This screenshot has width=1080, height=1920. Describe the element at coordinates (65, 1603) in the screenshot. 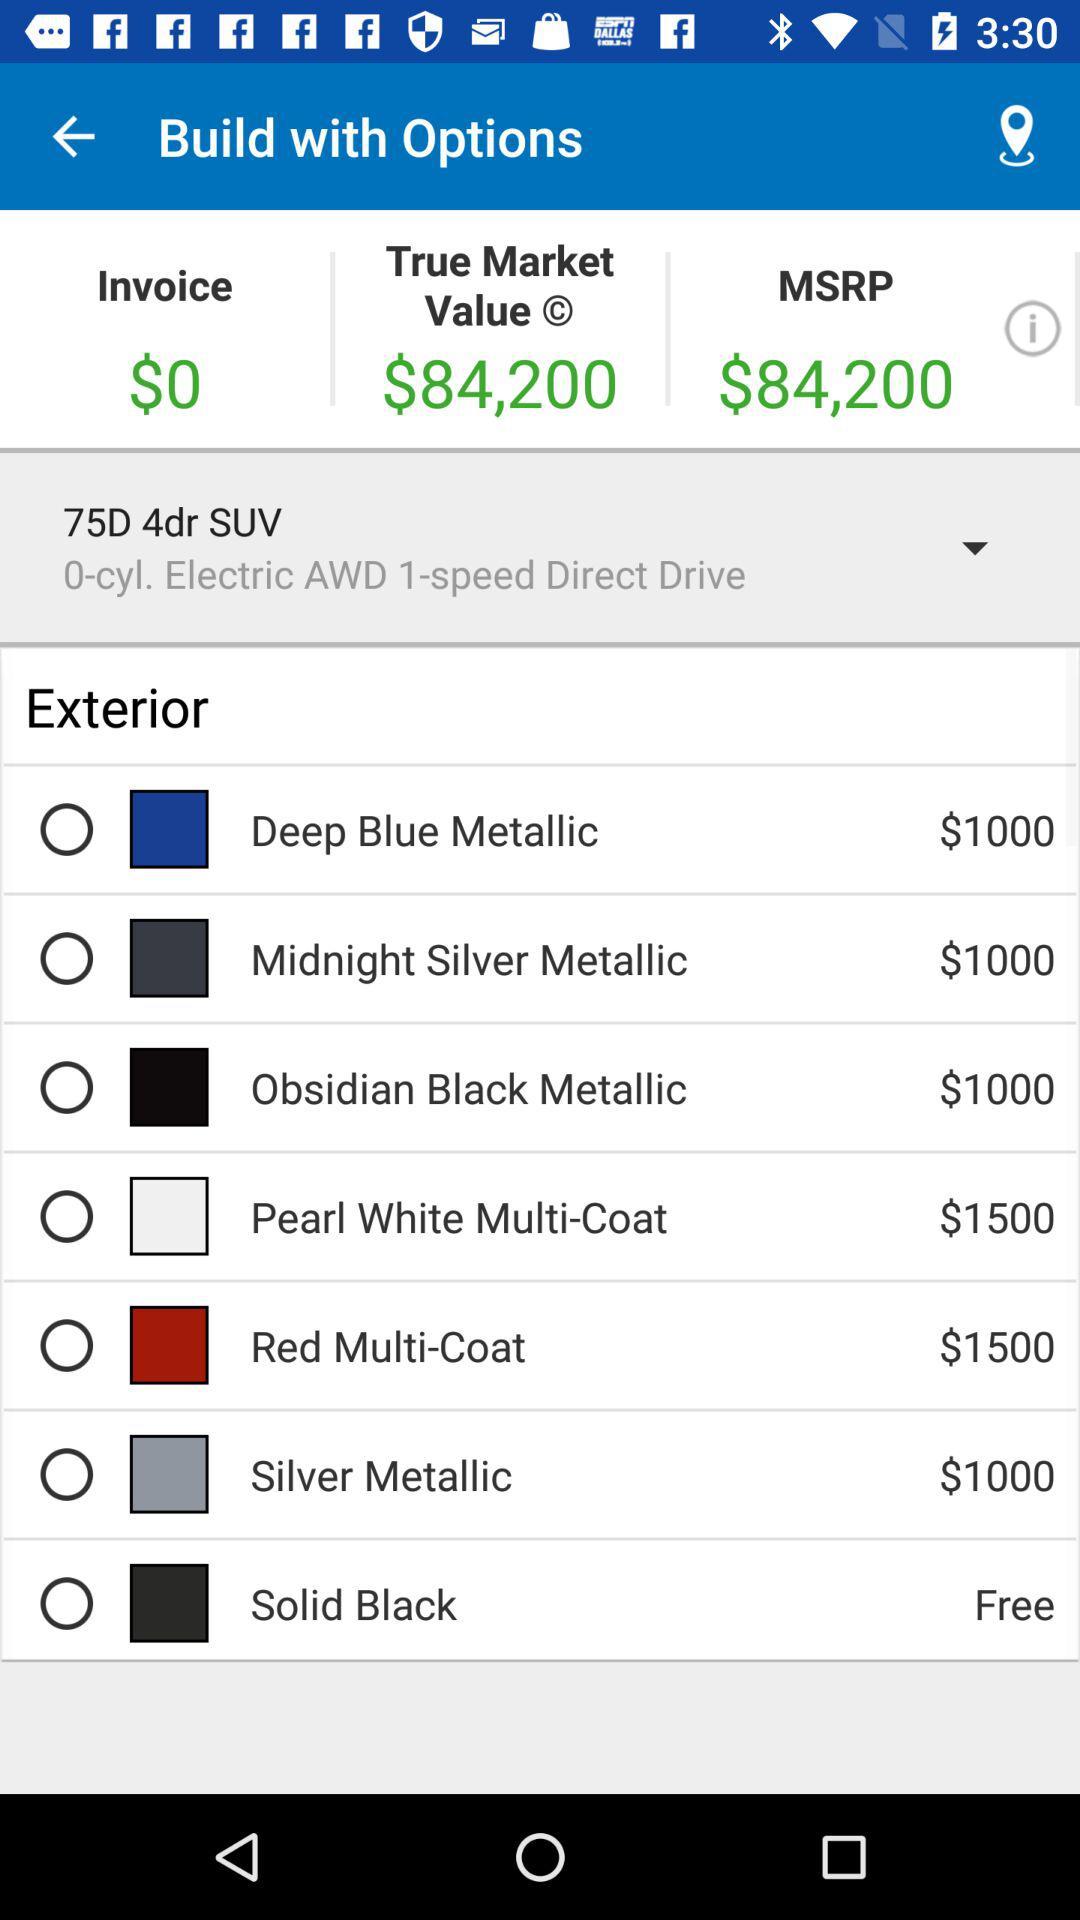

I see `the black` at that location.